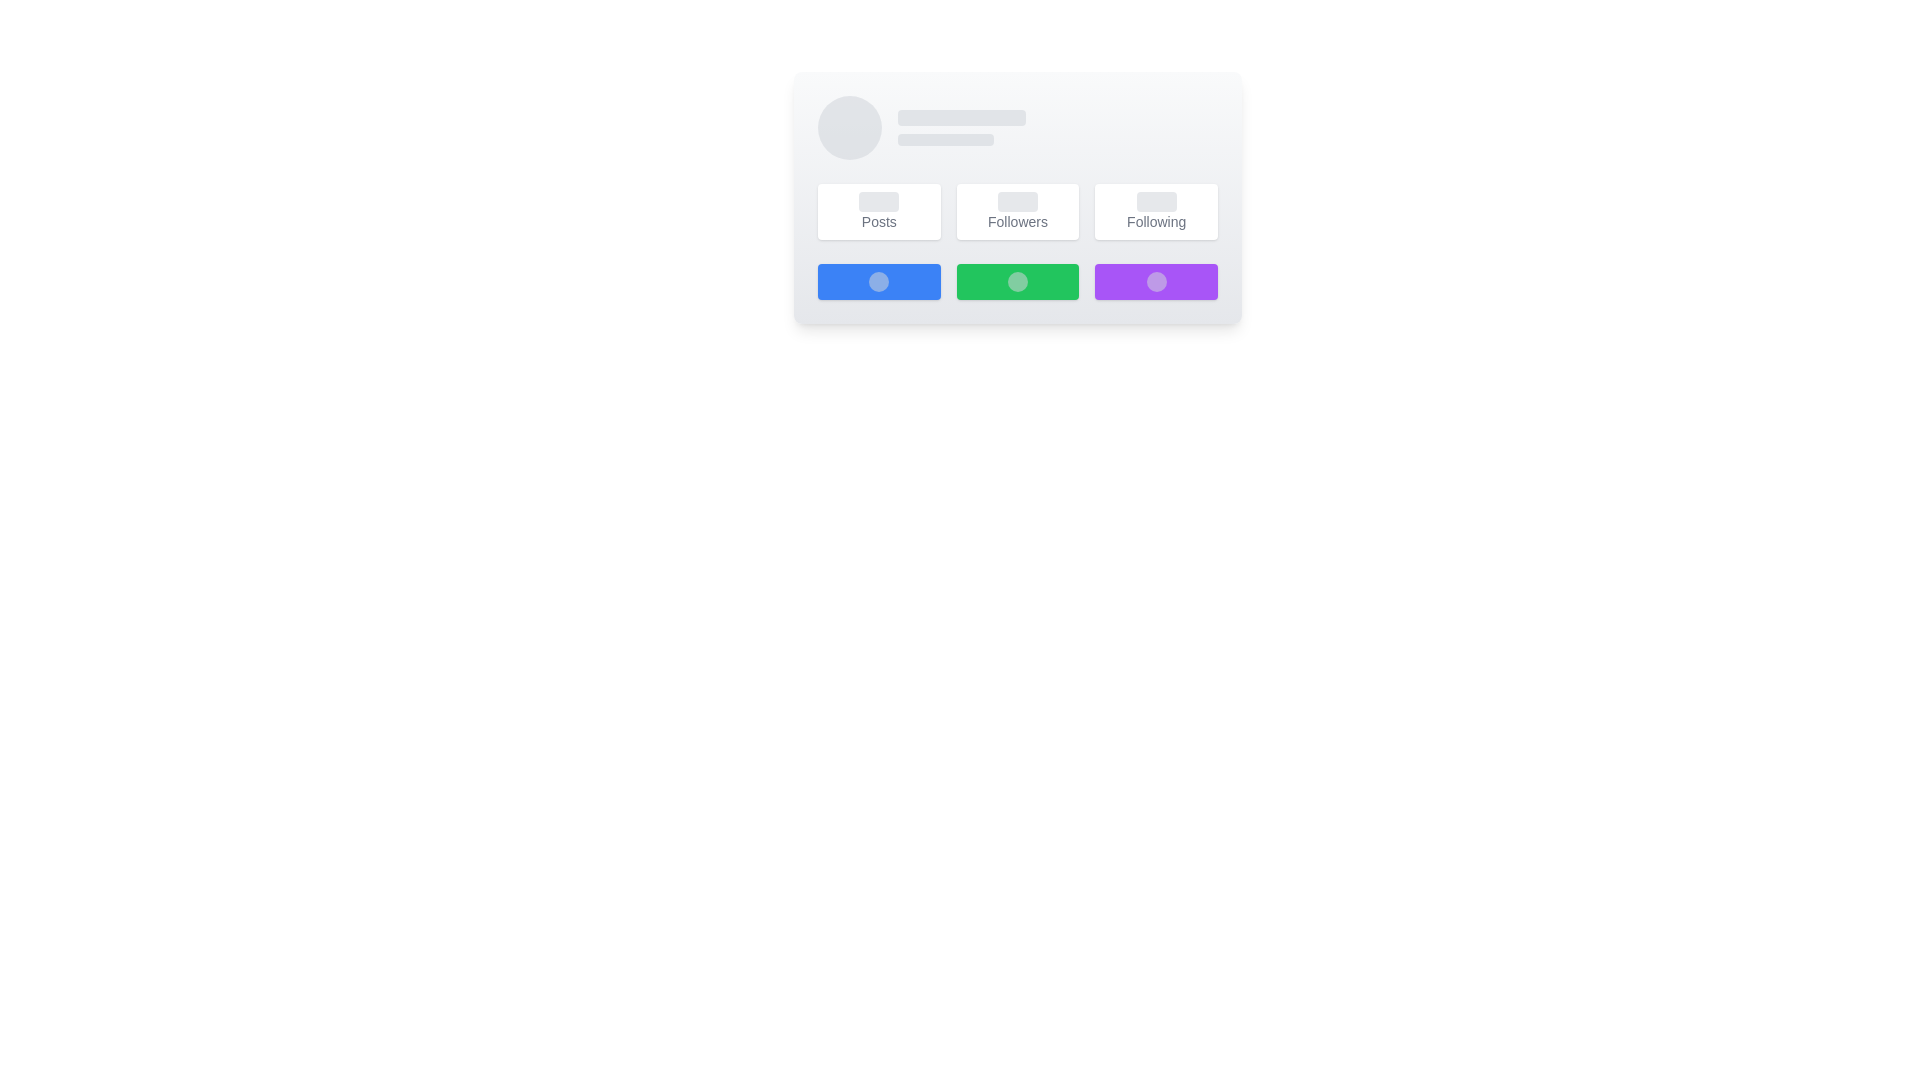 The width and height of the screenshot is (1920, 1080). I want to click on the Informational button that displays the number of followers for the user profile, labeled 'Followers', so click(1017, 212).